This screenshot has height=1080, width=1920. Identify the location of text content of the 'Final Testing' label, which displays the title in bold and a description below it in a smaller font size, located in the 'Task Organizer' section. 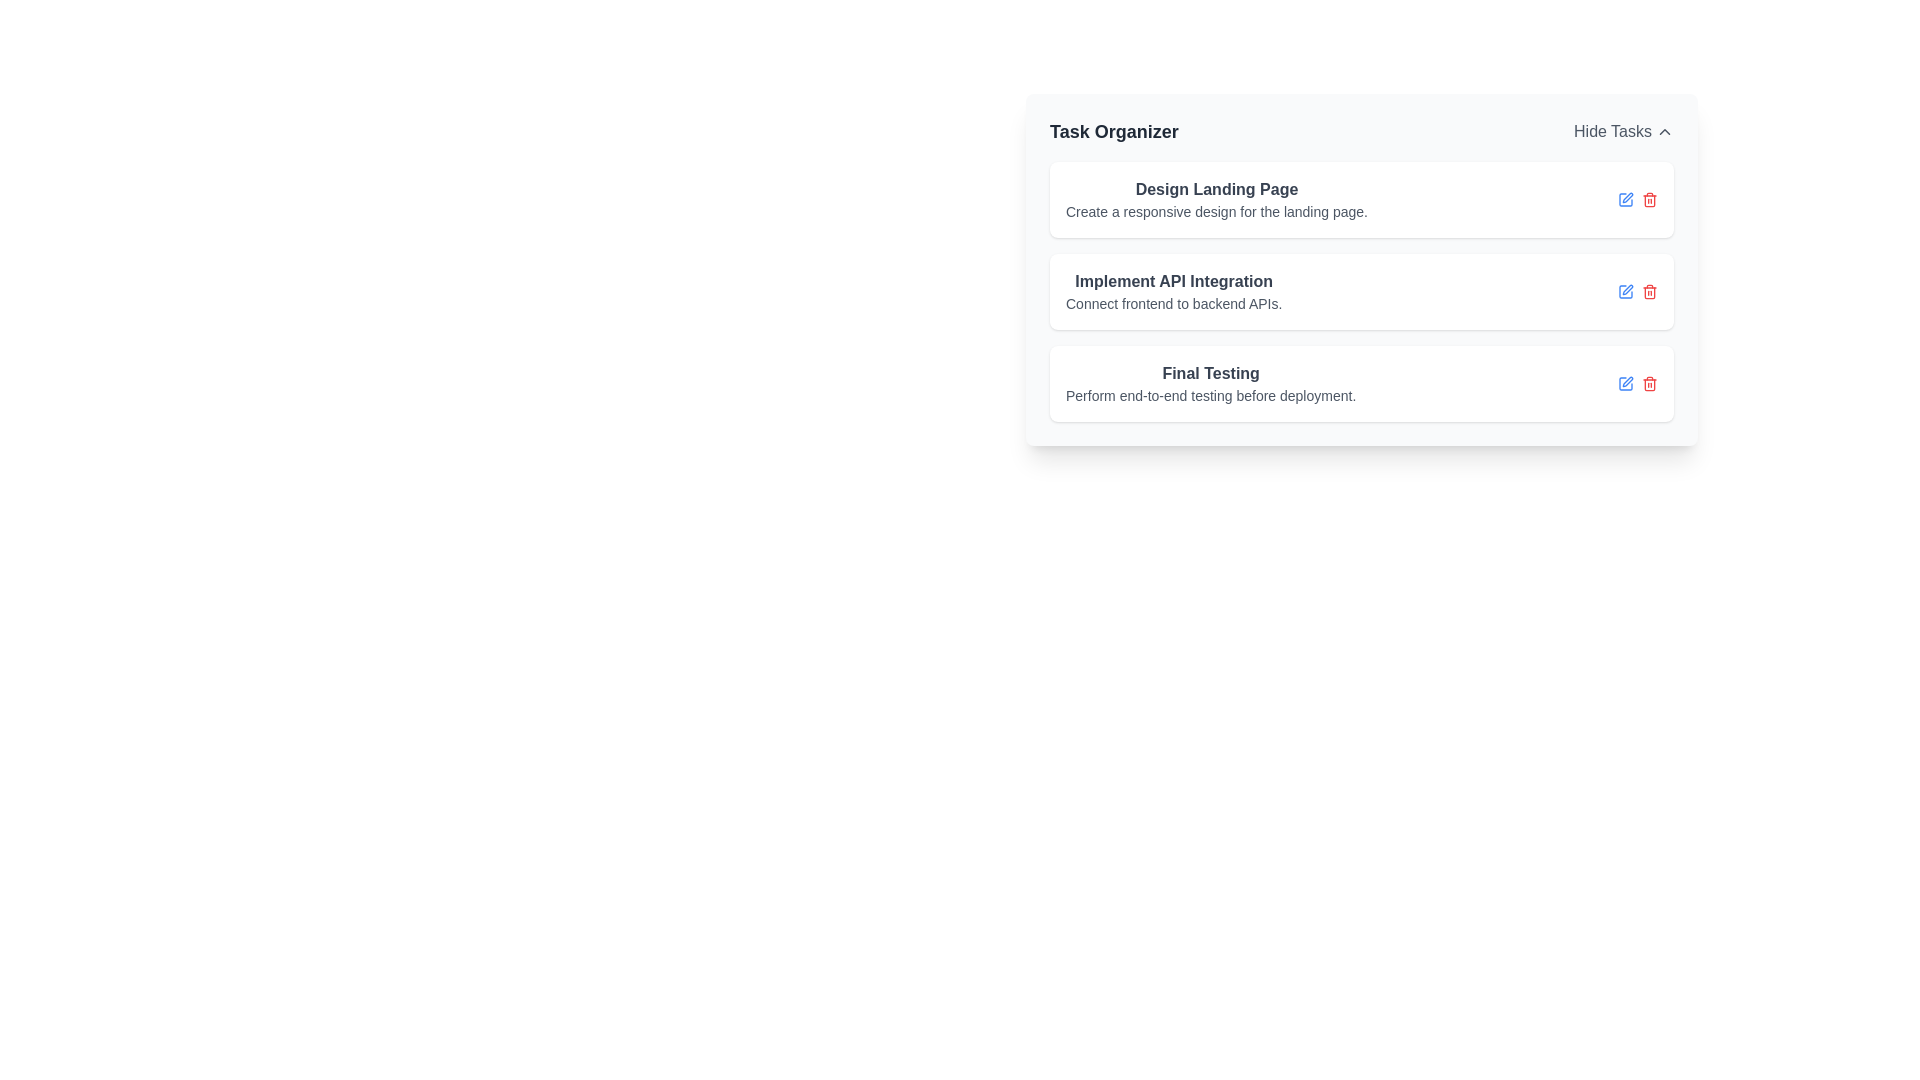
(1210, 384).